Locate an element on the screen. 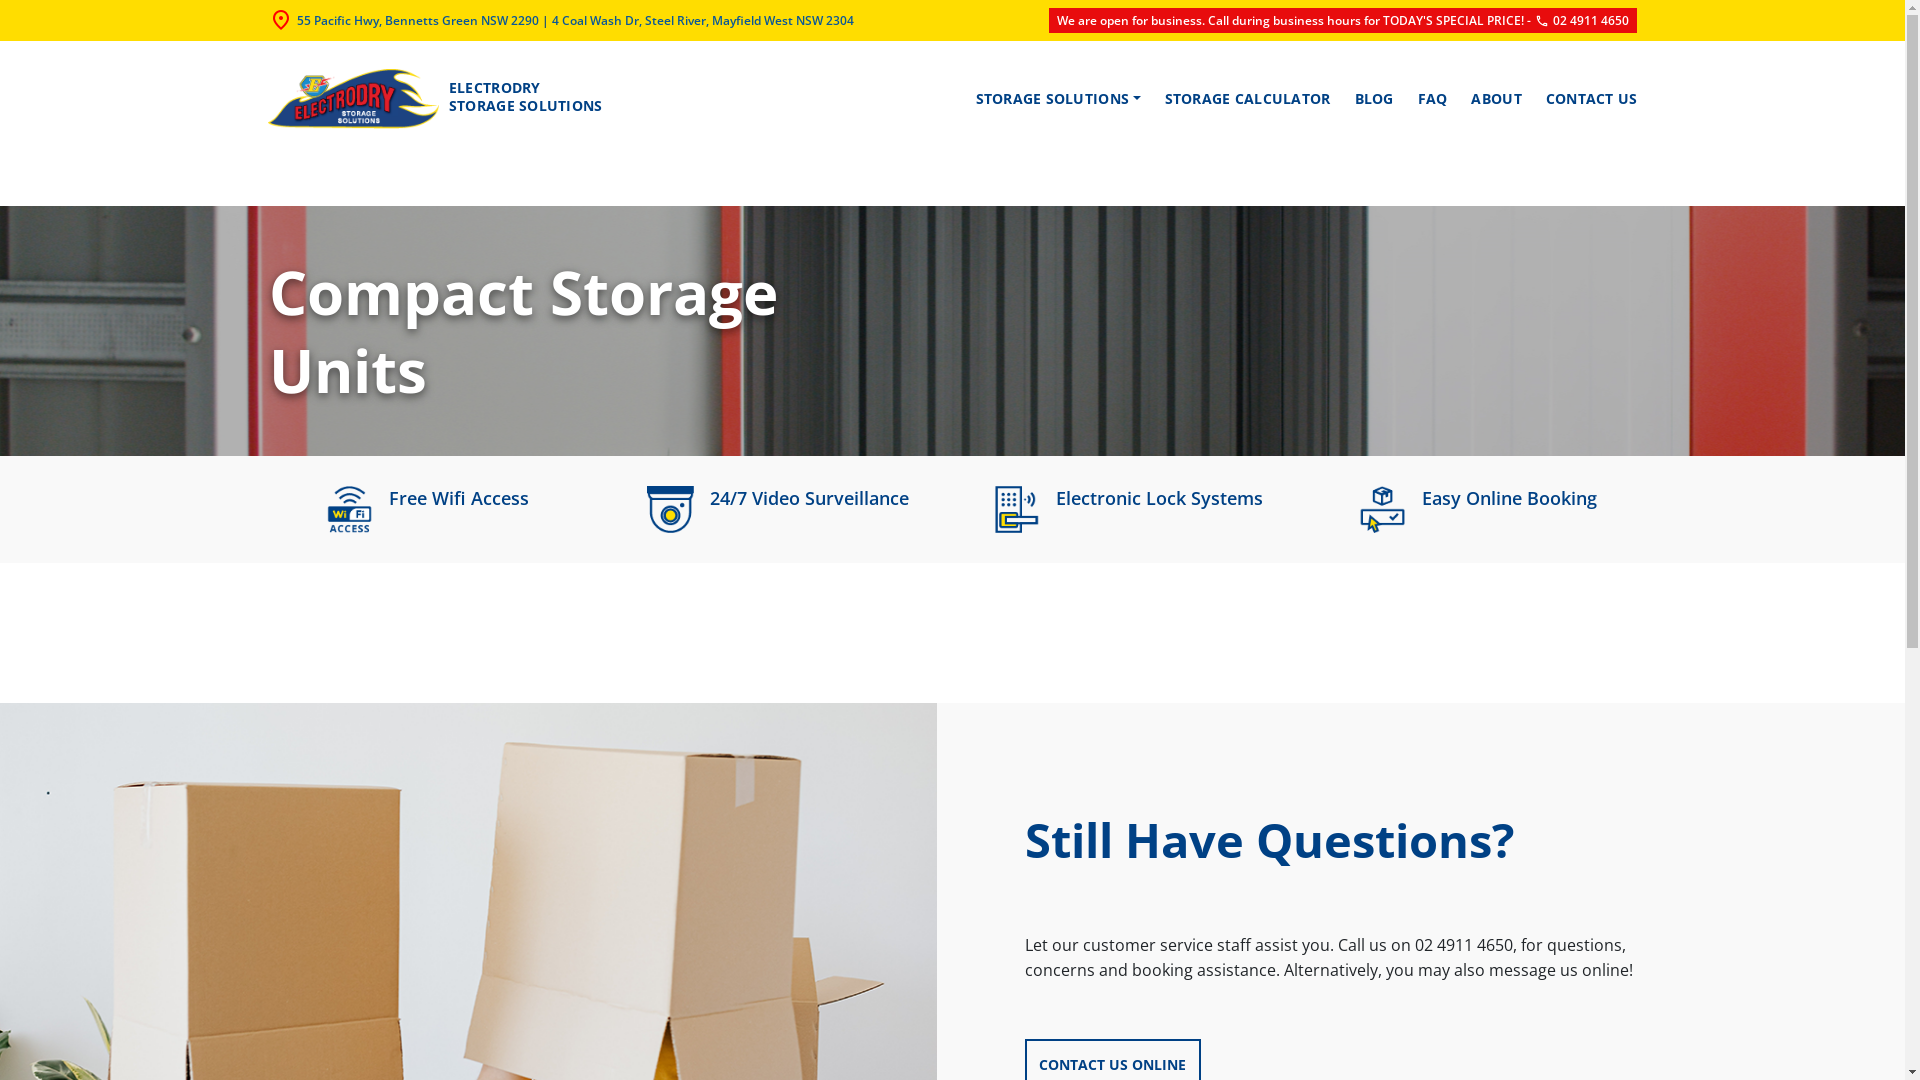 The image size is (1920, 1080). 'ABOUT' is located at coordinates (1459, 99).